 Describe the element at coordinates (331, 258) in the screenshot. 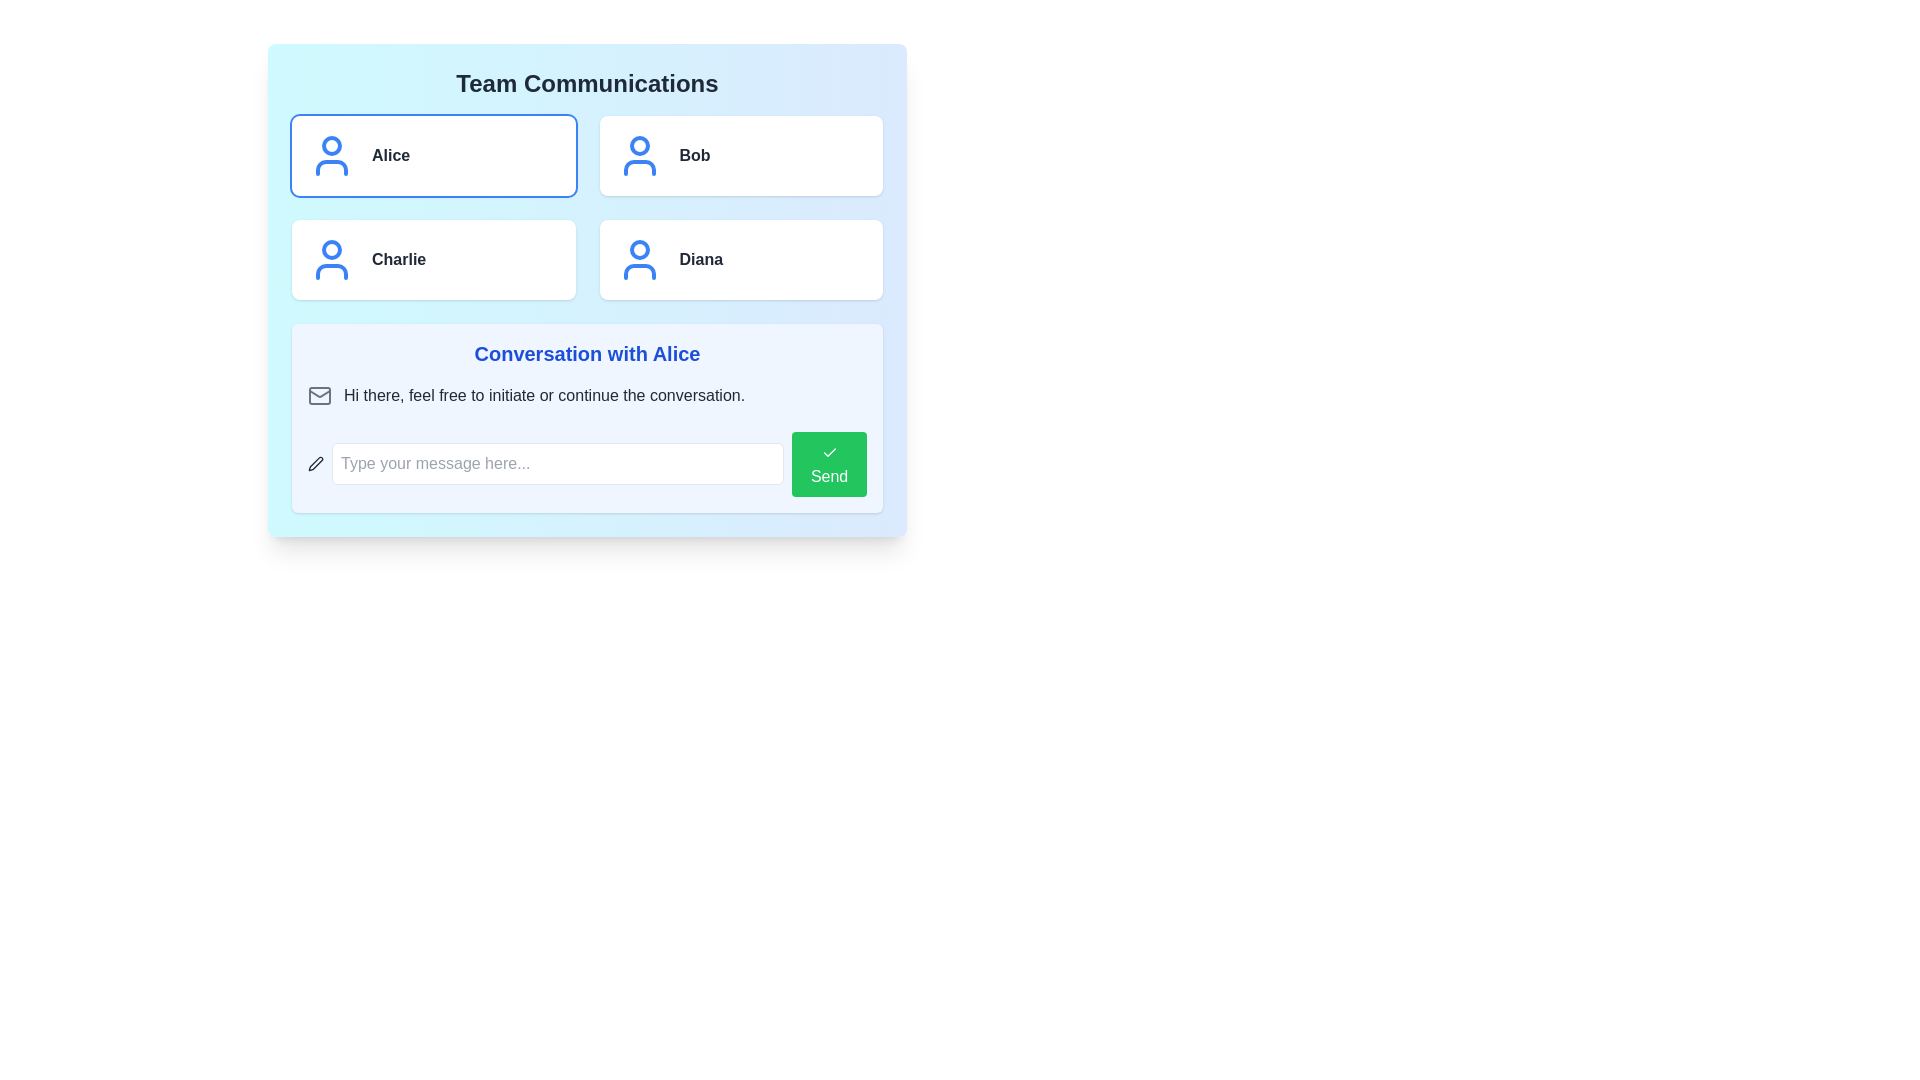

I see `the user profile icon styled in blue, located to the left of the name 'Charlie' in the user list` at that location.